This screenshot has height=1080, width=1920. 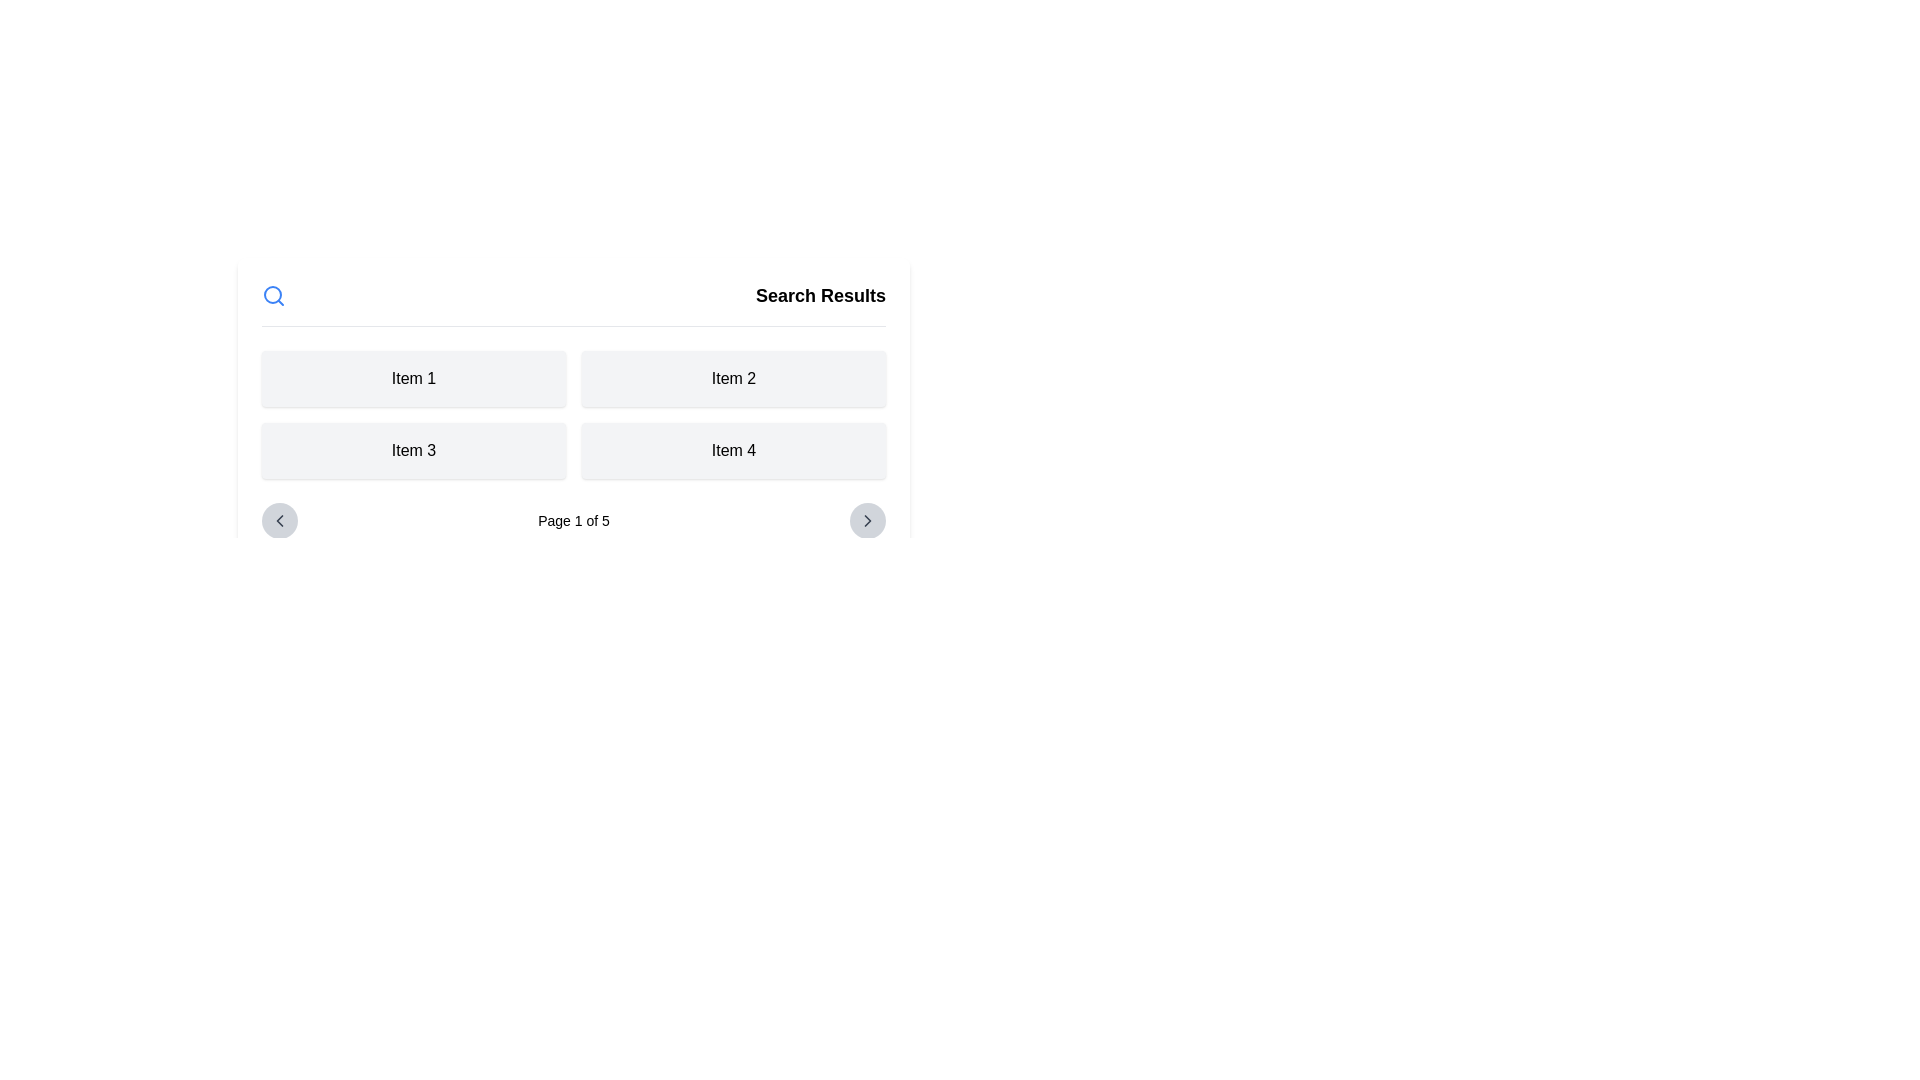 What do you see at coordinates (573, 519) in the screenshot?
I see `current page number and total pages displayed in the text display located at the bottom center of the interface` at bounding box center [573, 519].